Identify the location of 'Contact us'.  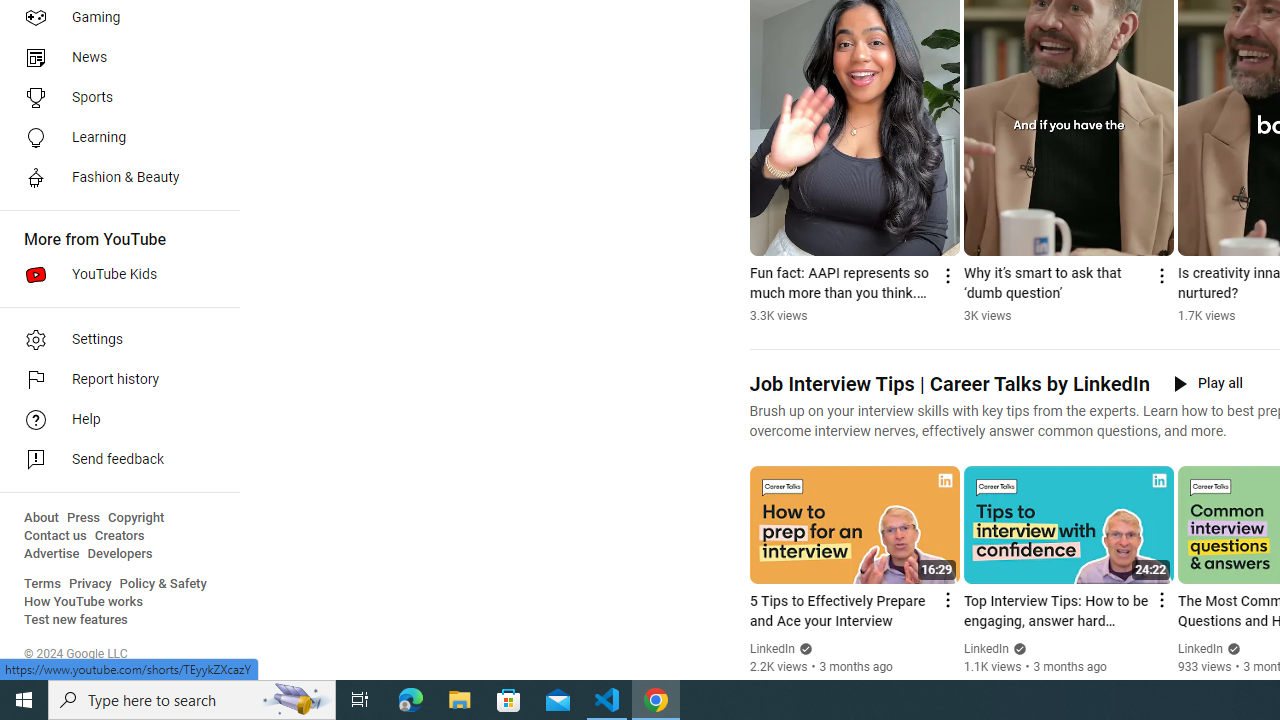
(55, 535).